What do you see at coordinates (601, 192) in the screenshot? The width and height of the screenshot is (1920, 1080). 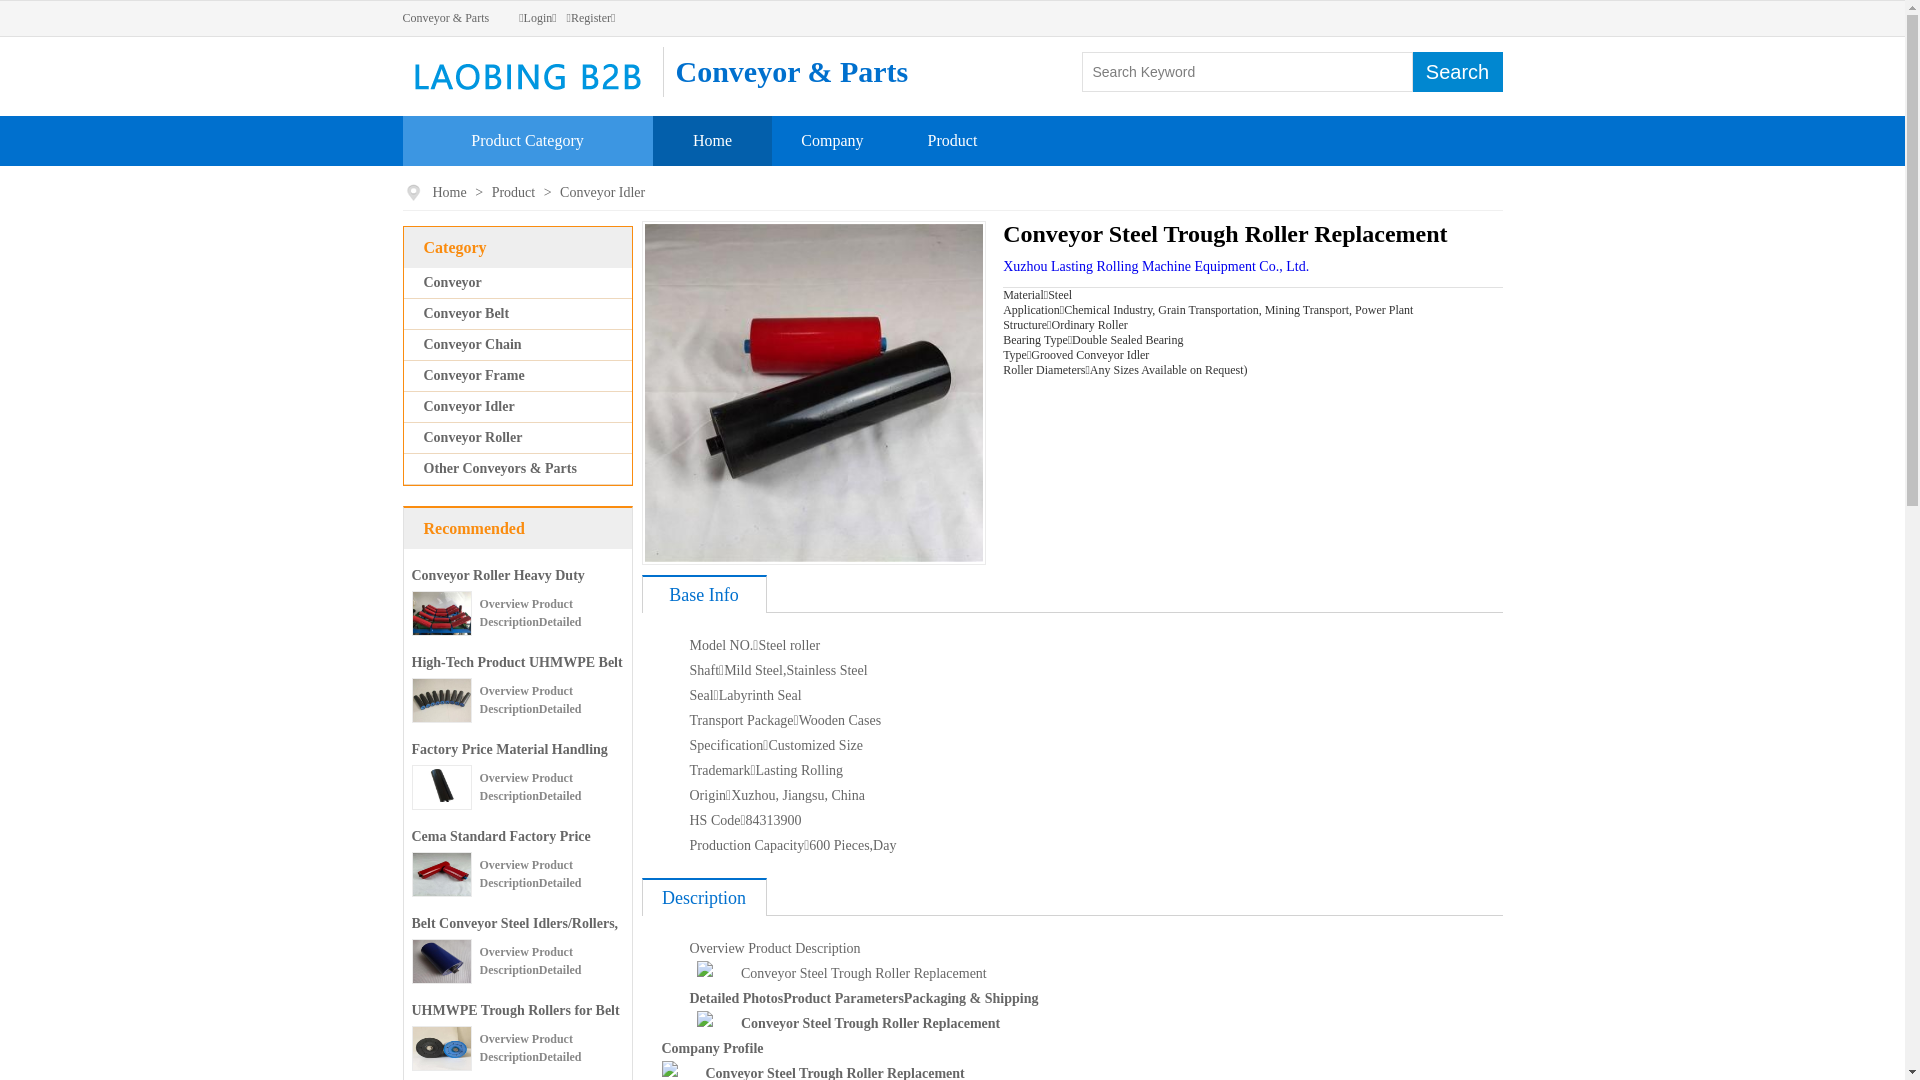 I see `'Conveyor Idler'` at bounding box center [601, 192].